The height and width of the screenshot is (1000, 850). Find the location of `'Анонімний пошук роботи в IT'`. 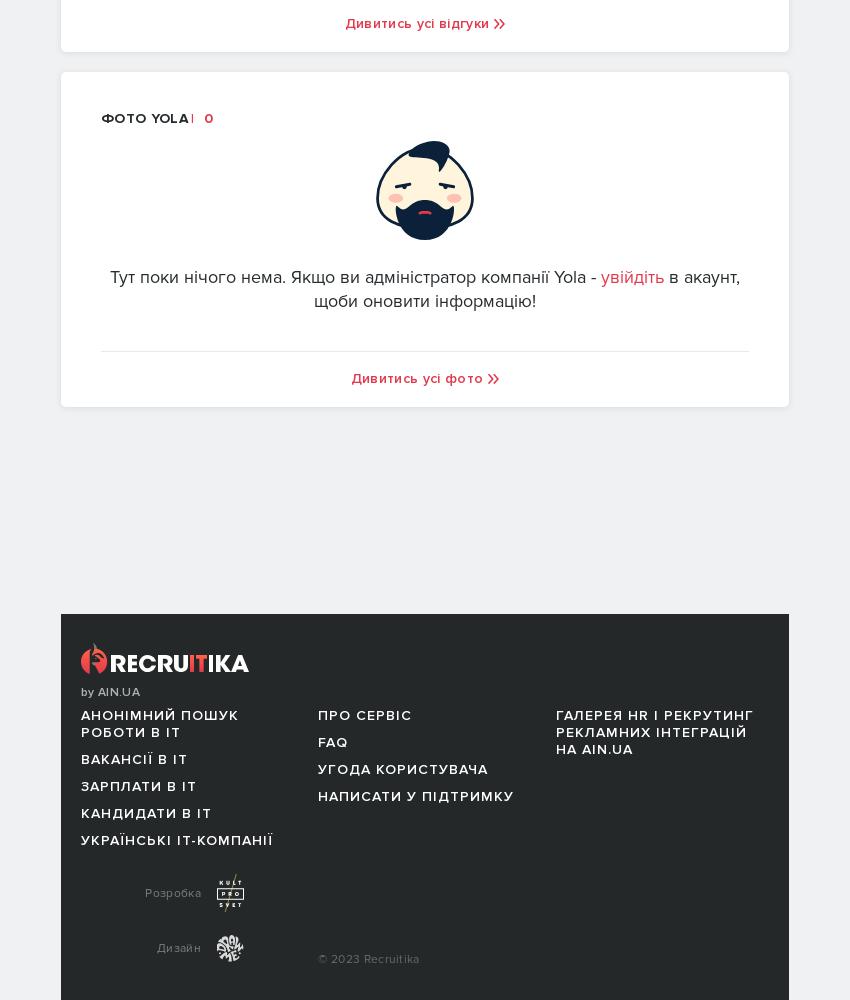

'Анонімний пошук роботи в IT' is located at coordinates (159, 723).